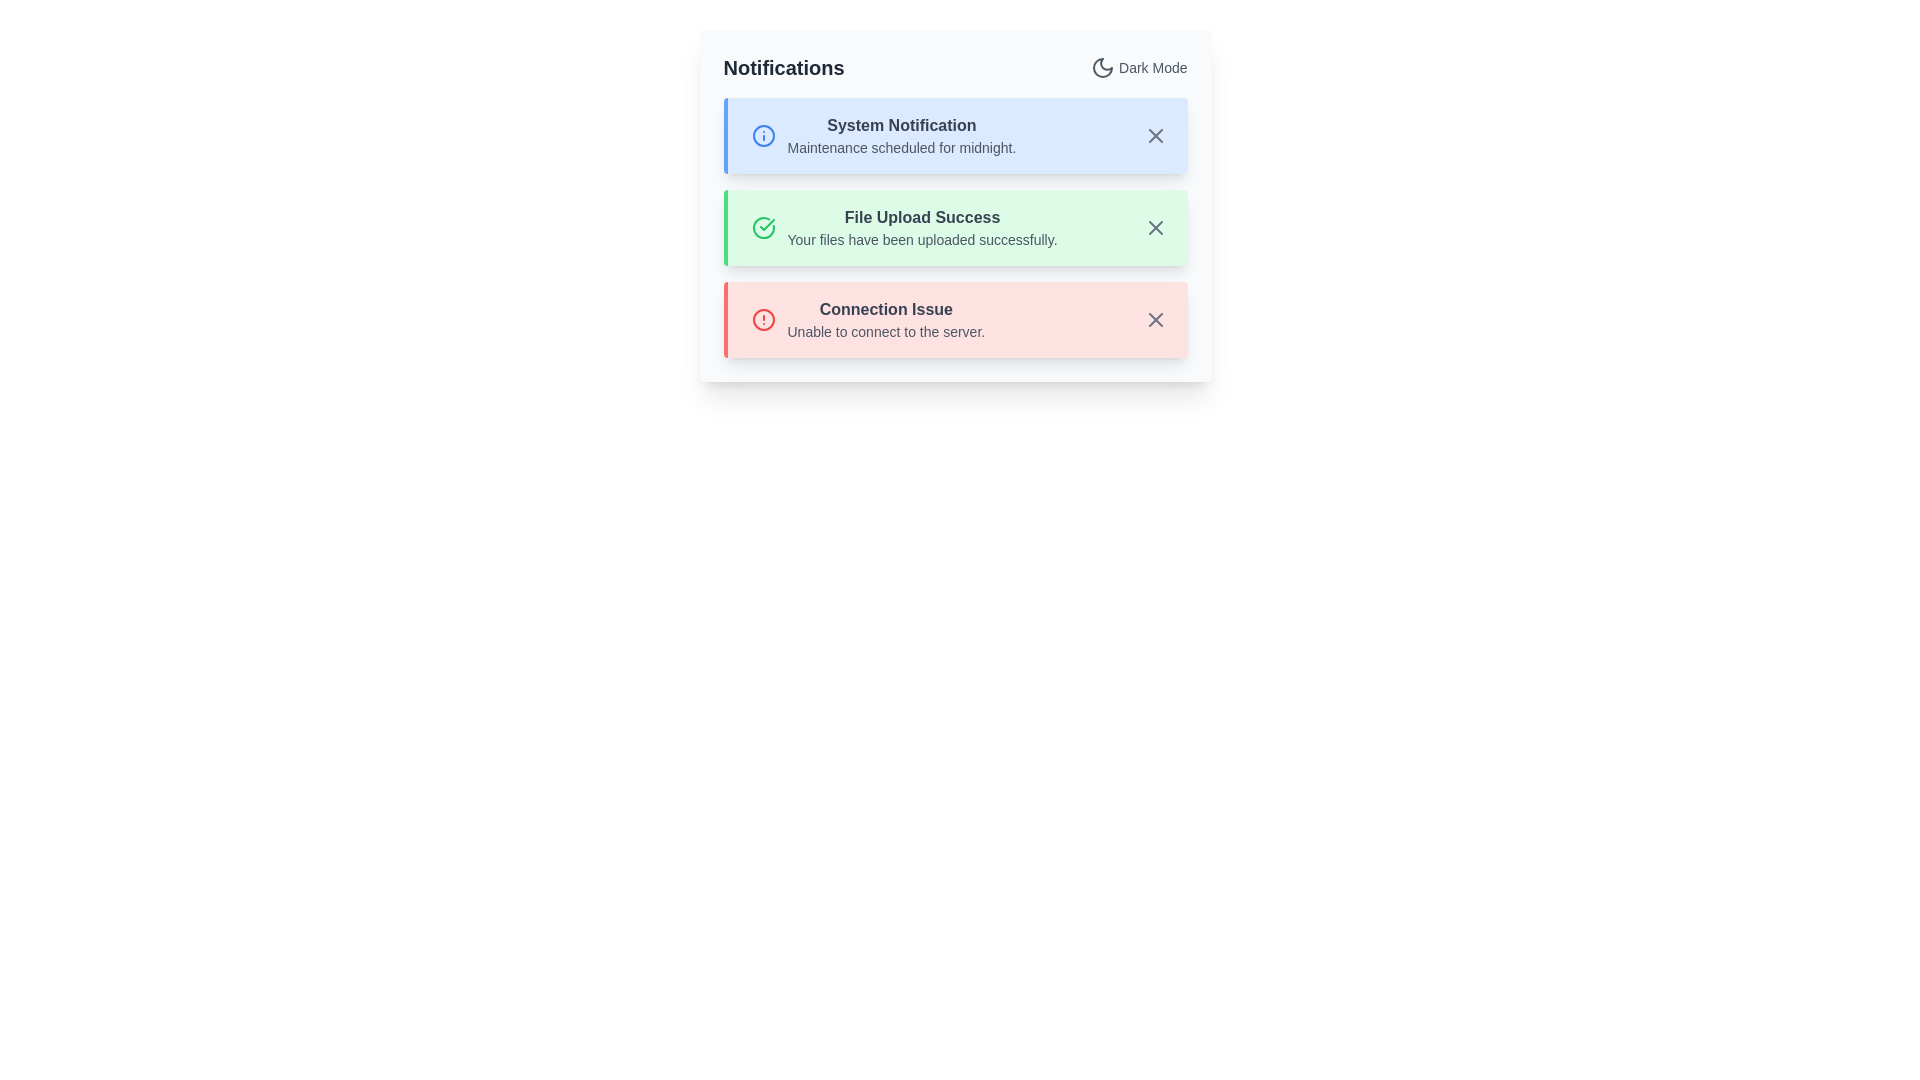  What do you see at coordinates (900, 126) in the screenshot?
I see `bolded text element that displays 'System Notification' within the blue notification box, located at the top left corner of the first notification under the 'Notifications' header` at bounding box center [900, 126].